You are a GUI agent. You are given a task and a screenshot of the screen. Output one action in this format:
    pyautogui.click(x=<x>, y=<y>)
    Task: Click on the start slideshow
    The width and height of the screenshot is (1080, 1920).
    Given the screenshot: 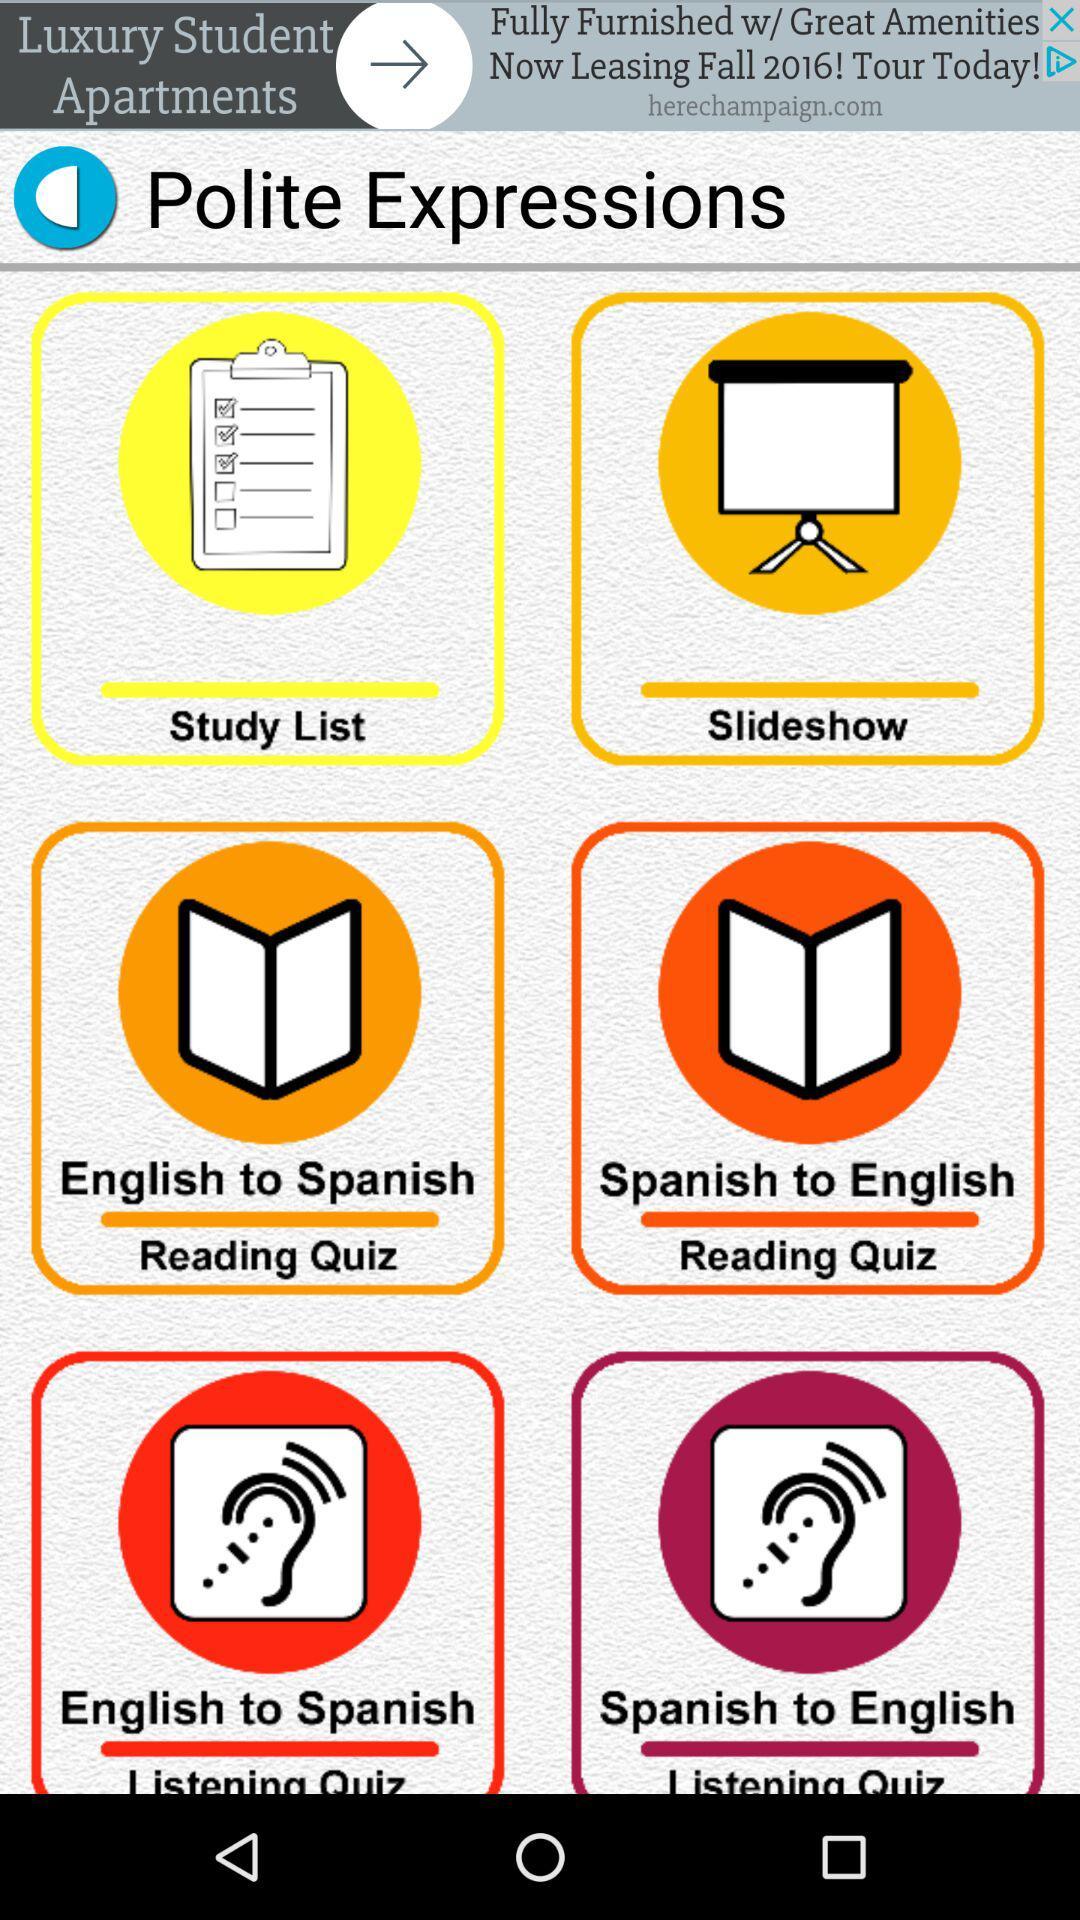 What is the action you would take?
    pyautogui.click(x=810, y=536)
    